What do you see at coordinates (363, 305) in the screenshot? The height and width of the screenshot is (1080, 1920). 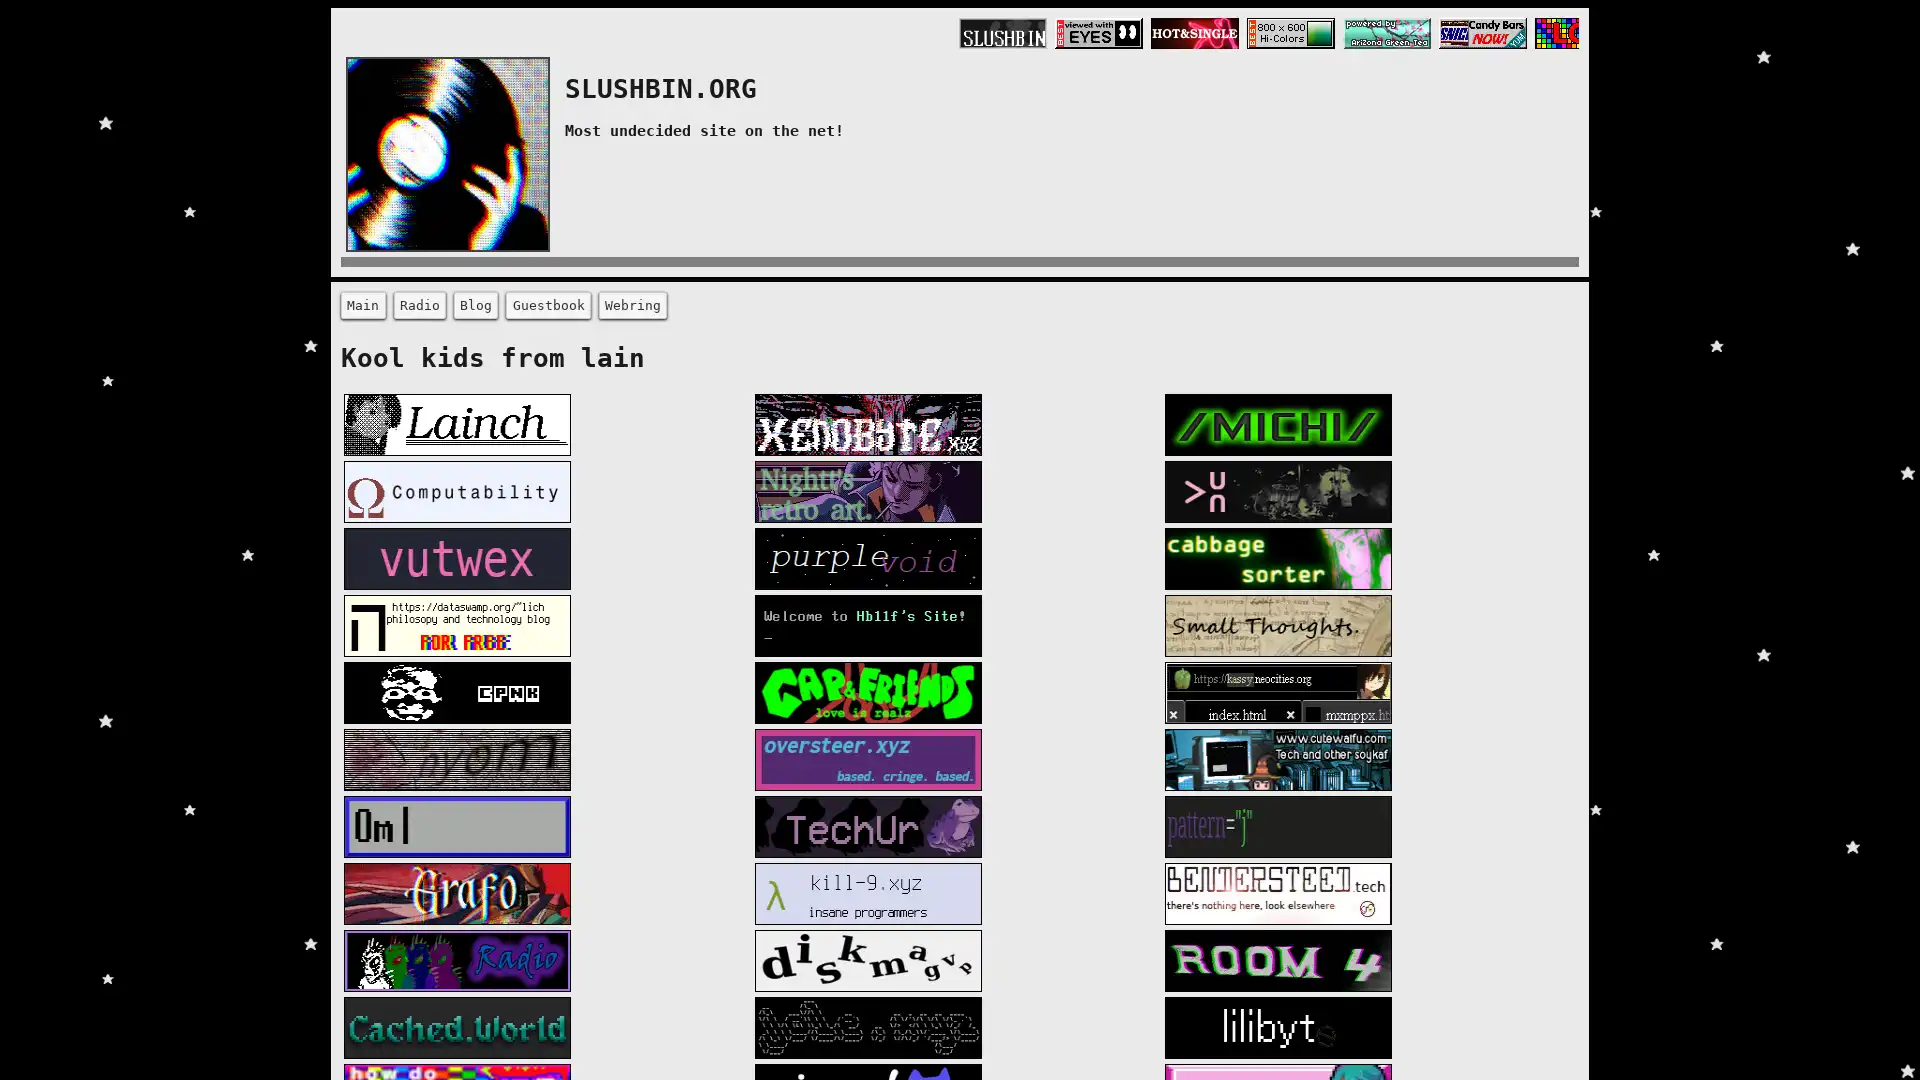 I see `Main` at bounding box center [363, 305].